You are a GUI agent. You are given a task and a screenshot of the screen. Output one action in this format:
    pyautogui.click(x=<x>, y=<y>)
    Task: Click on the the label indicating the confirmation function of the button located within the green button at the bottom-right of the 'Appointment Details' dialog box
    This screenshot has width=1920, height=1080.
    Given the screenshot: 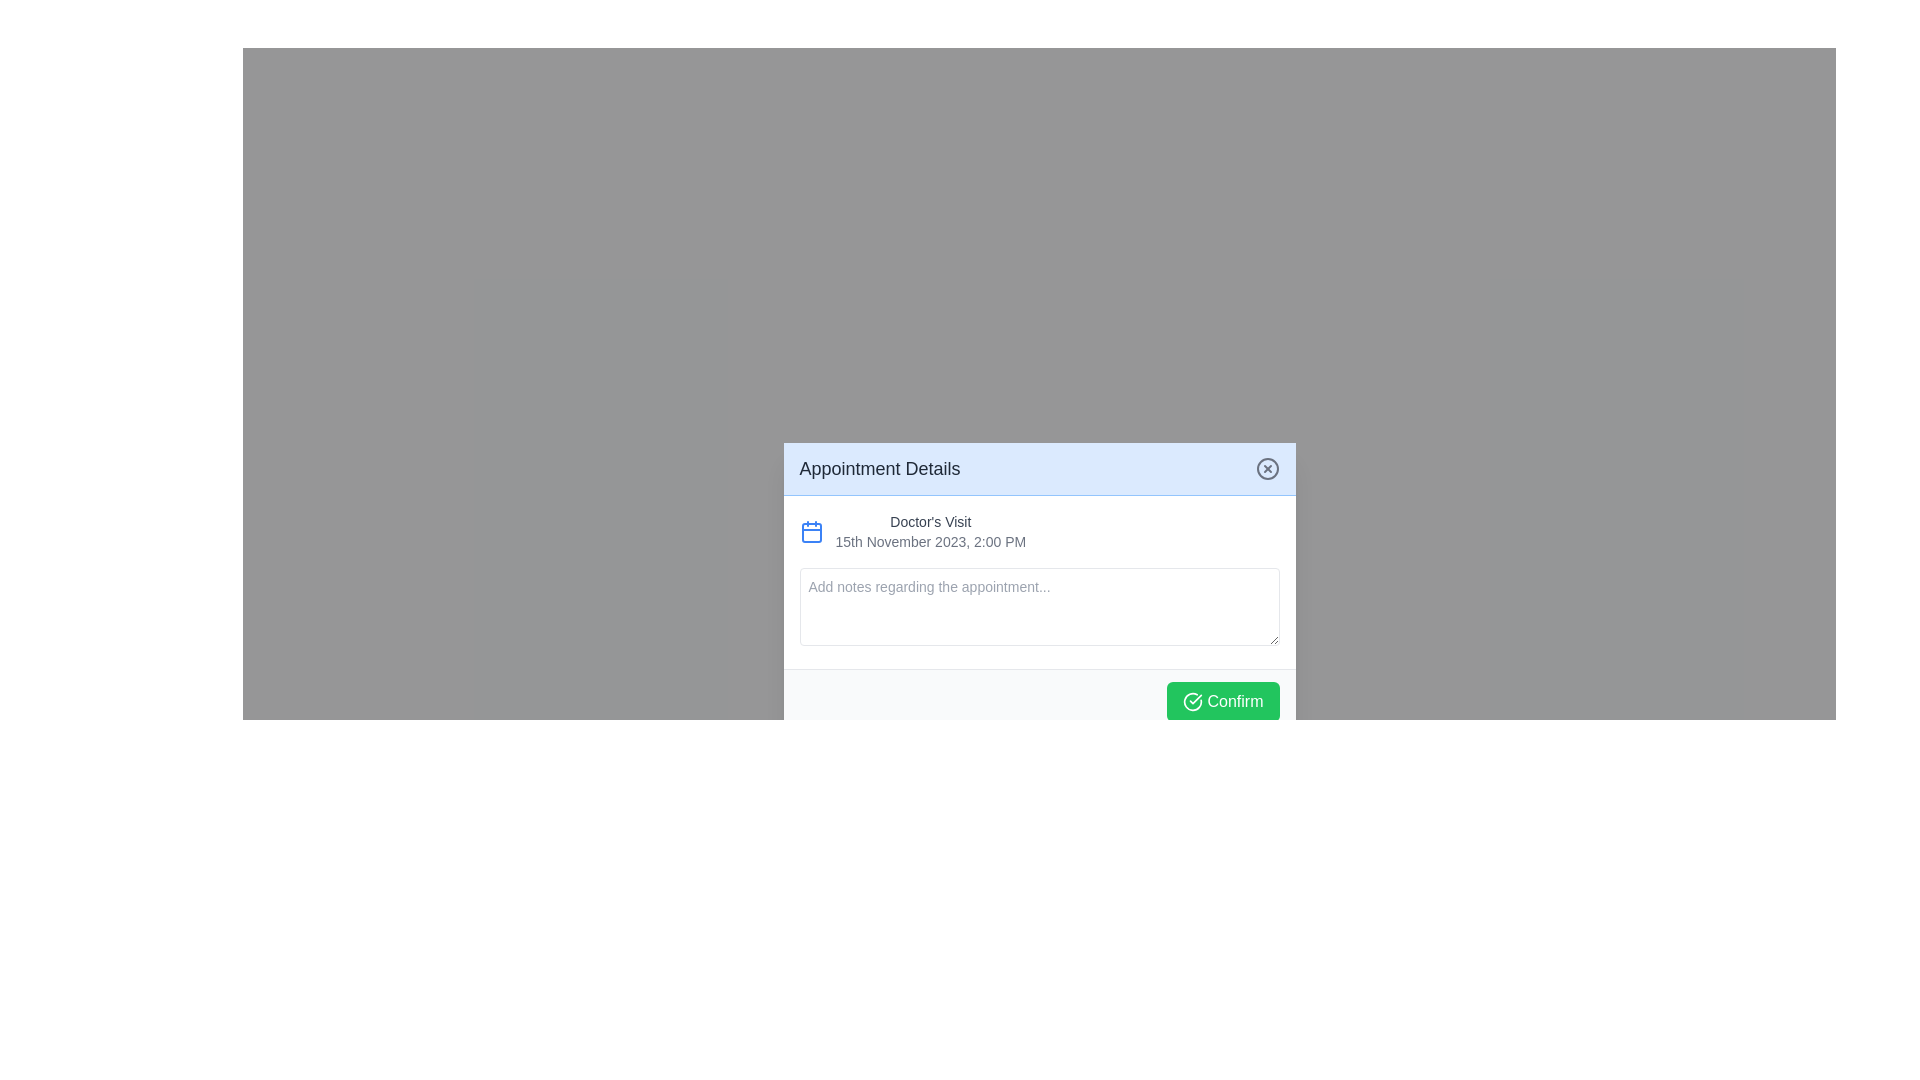 What is the action you would take?
    pyautogui.click(x=1234, y=700)
    